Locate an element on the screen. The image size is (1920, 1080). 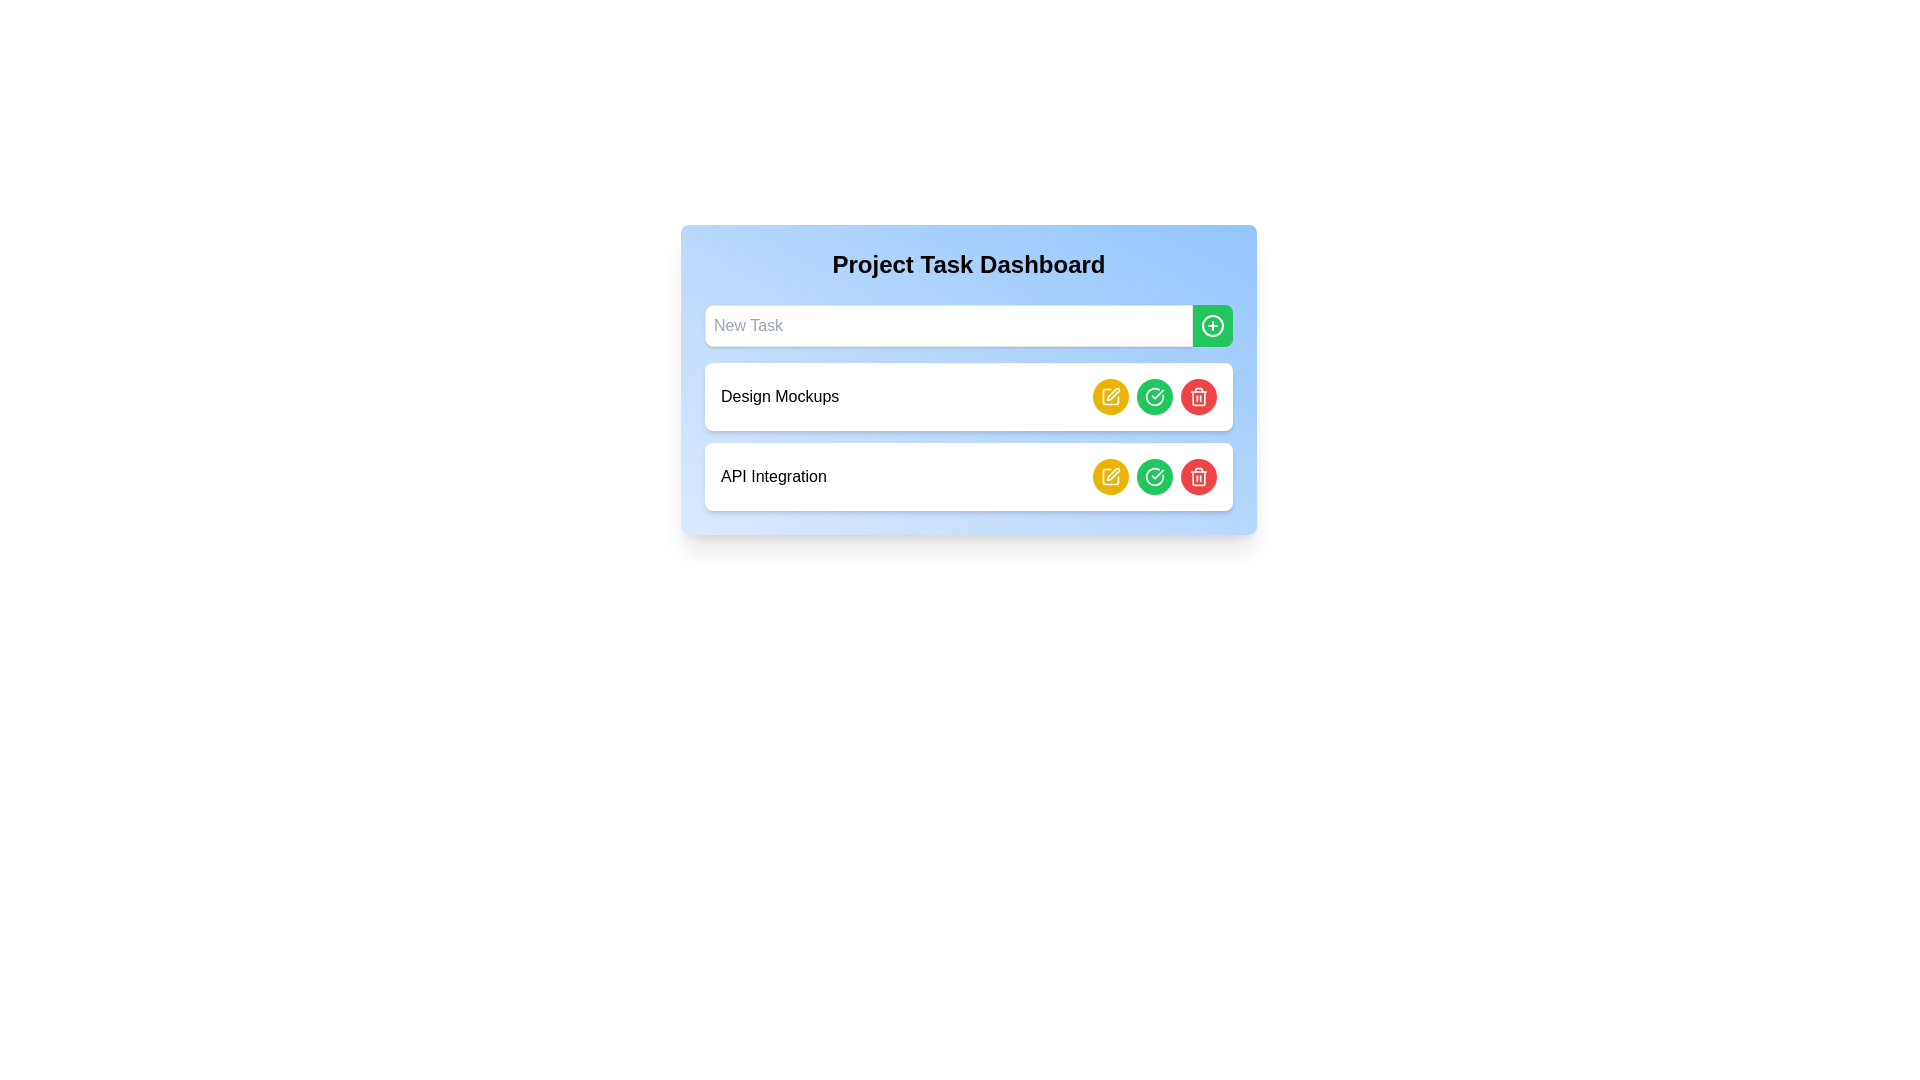
the delete icon button, which is the rightmost button in the action button group of the second item in the list is located at coordinates (1199, 477).